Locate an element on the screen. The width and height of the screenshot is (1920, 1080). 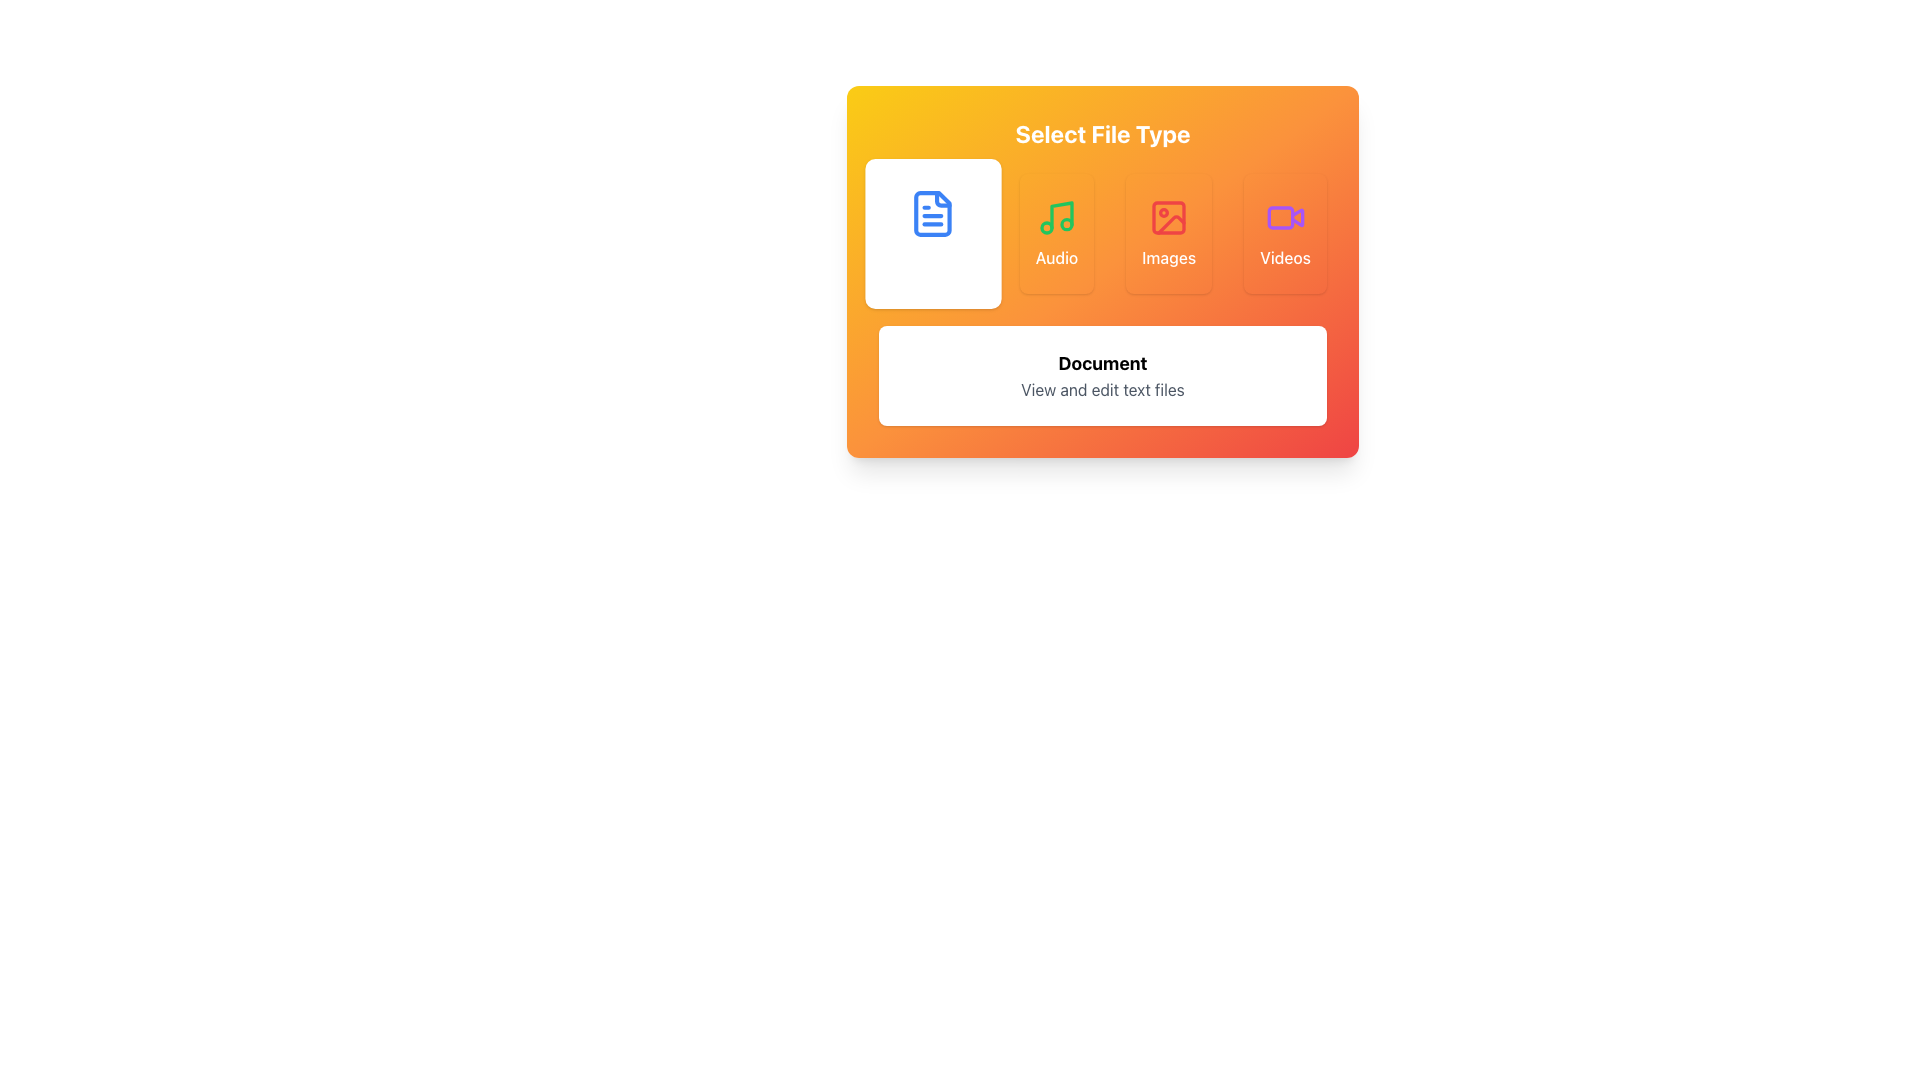
the icon within the red outlined button that represents the 'Images' category in the 'Select File Type' menu is located at coordinates (1169, 218).